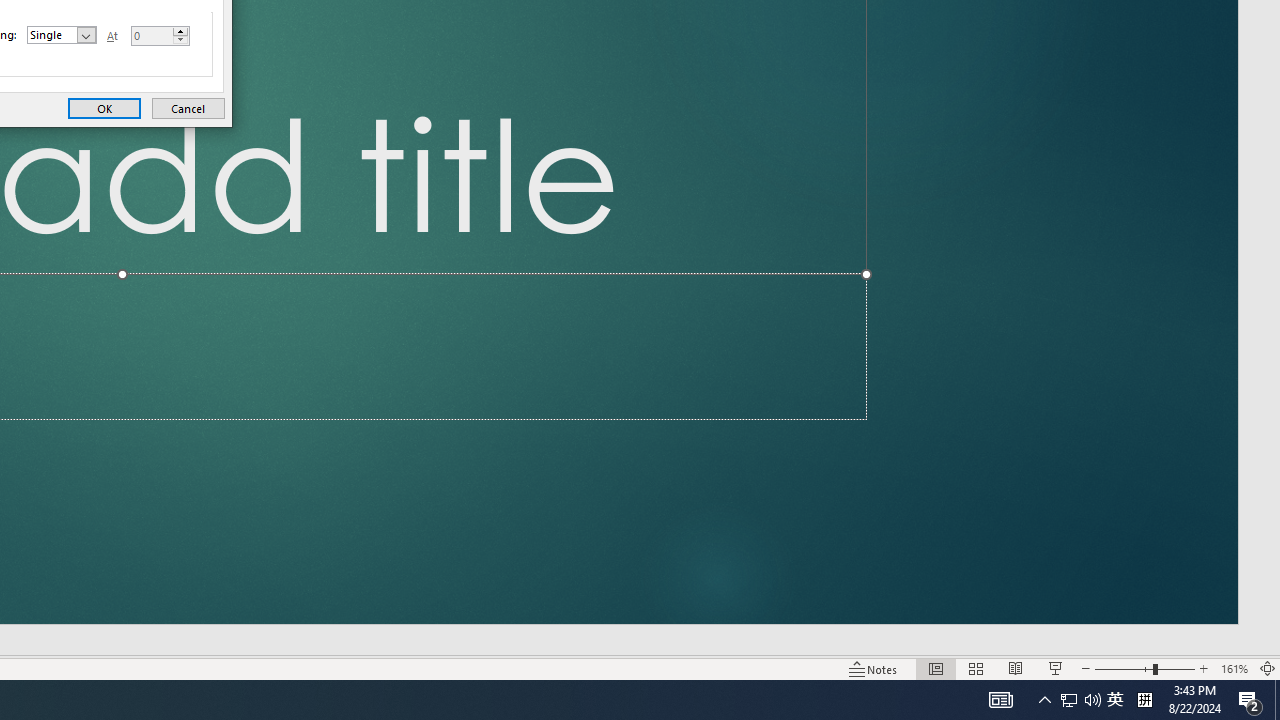  Describe the element at coordinates (1092, 698) in the screenshot. I see `'Q2790: 100%'` at that location.